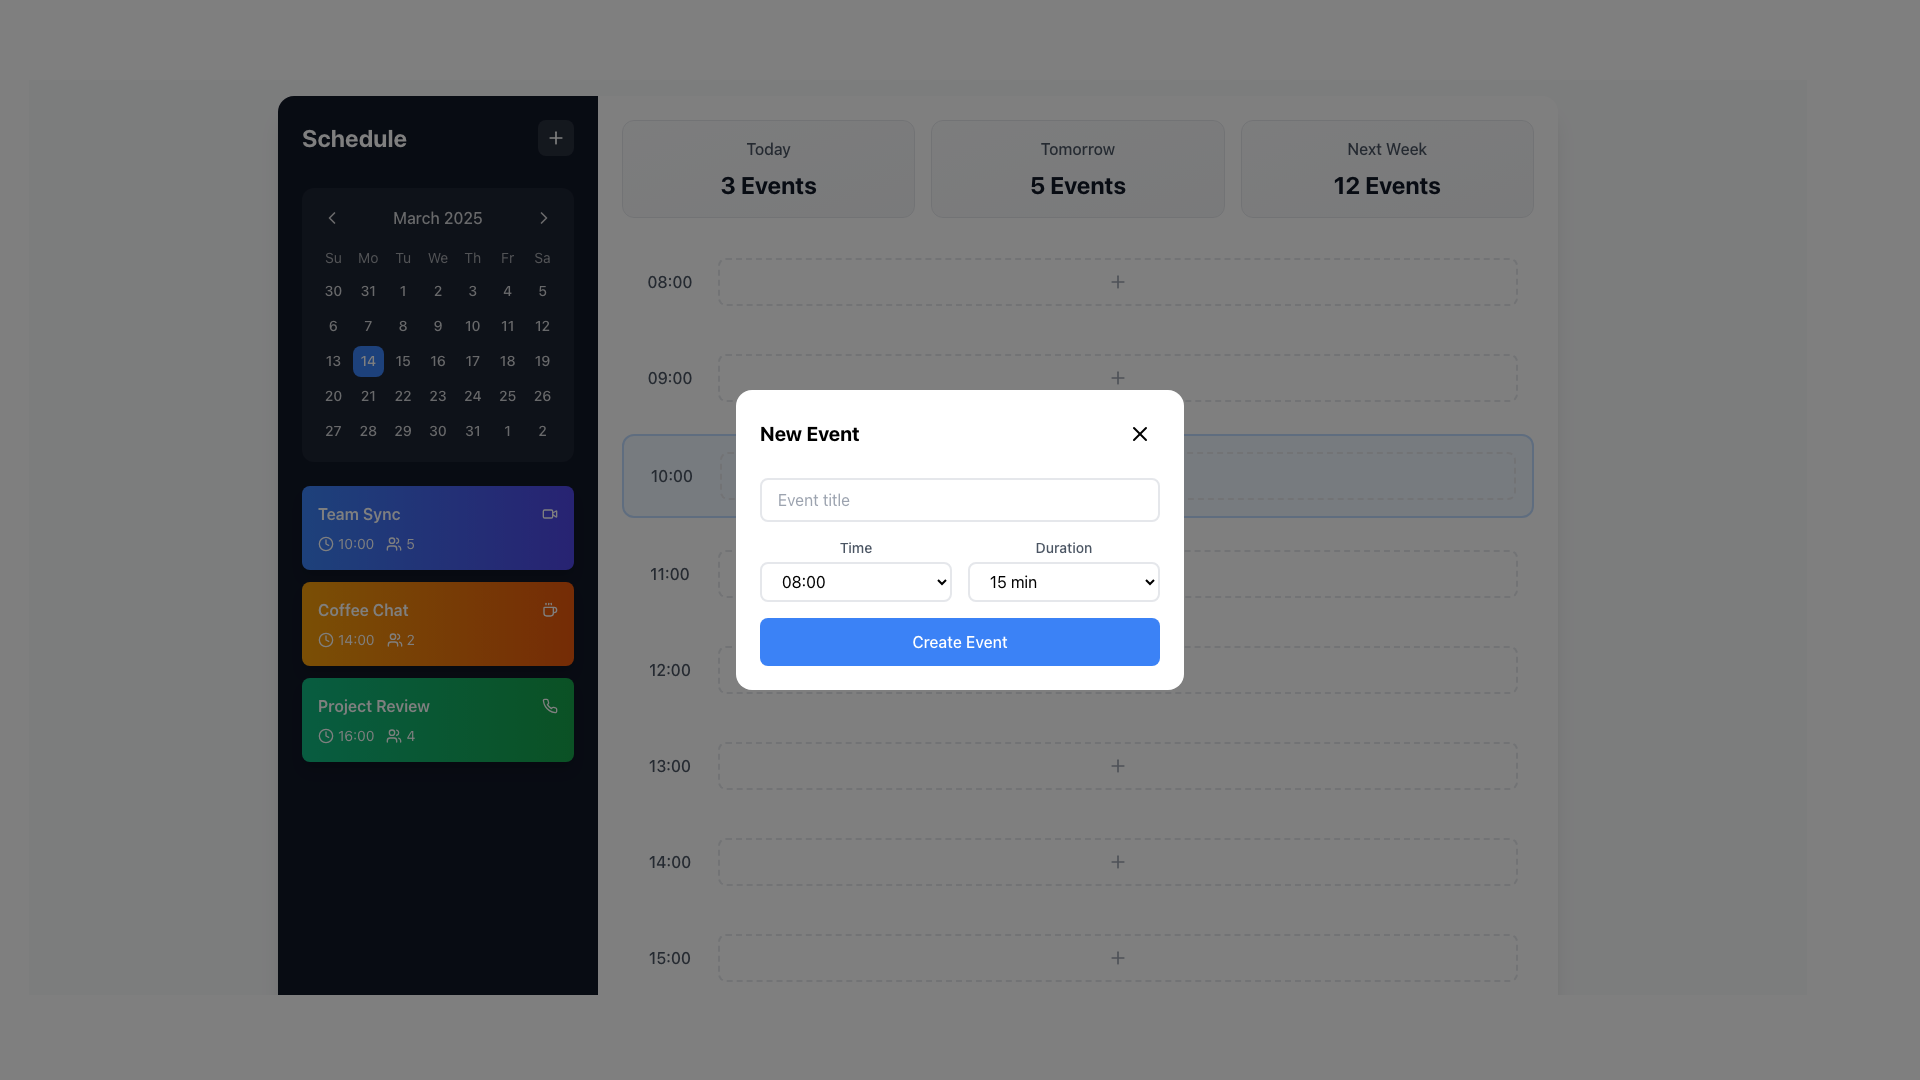 This screenshot has height=1080, width=1920. What do you see at coordinates (333, 257) in the screenshot?
I see `the Text element displaying 'Su' in light gray color, located at the top-left corner of a calendar header row` at bounding box center [333, 257].